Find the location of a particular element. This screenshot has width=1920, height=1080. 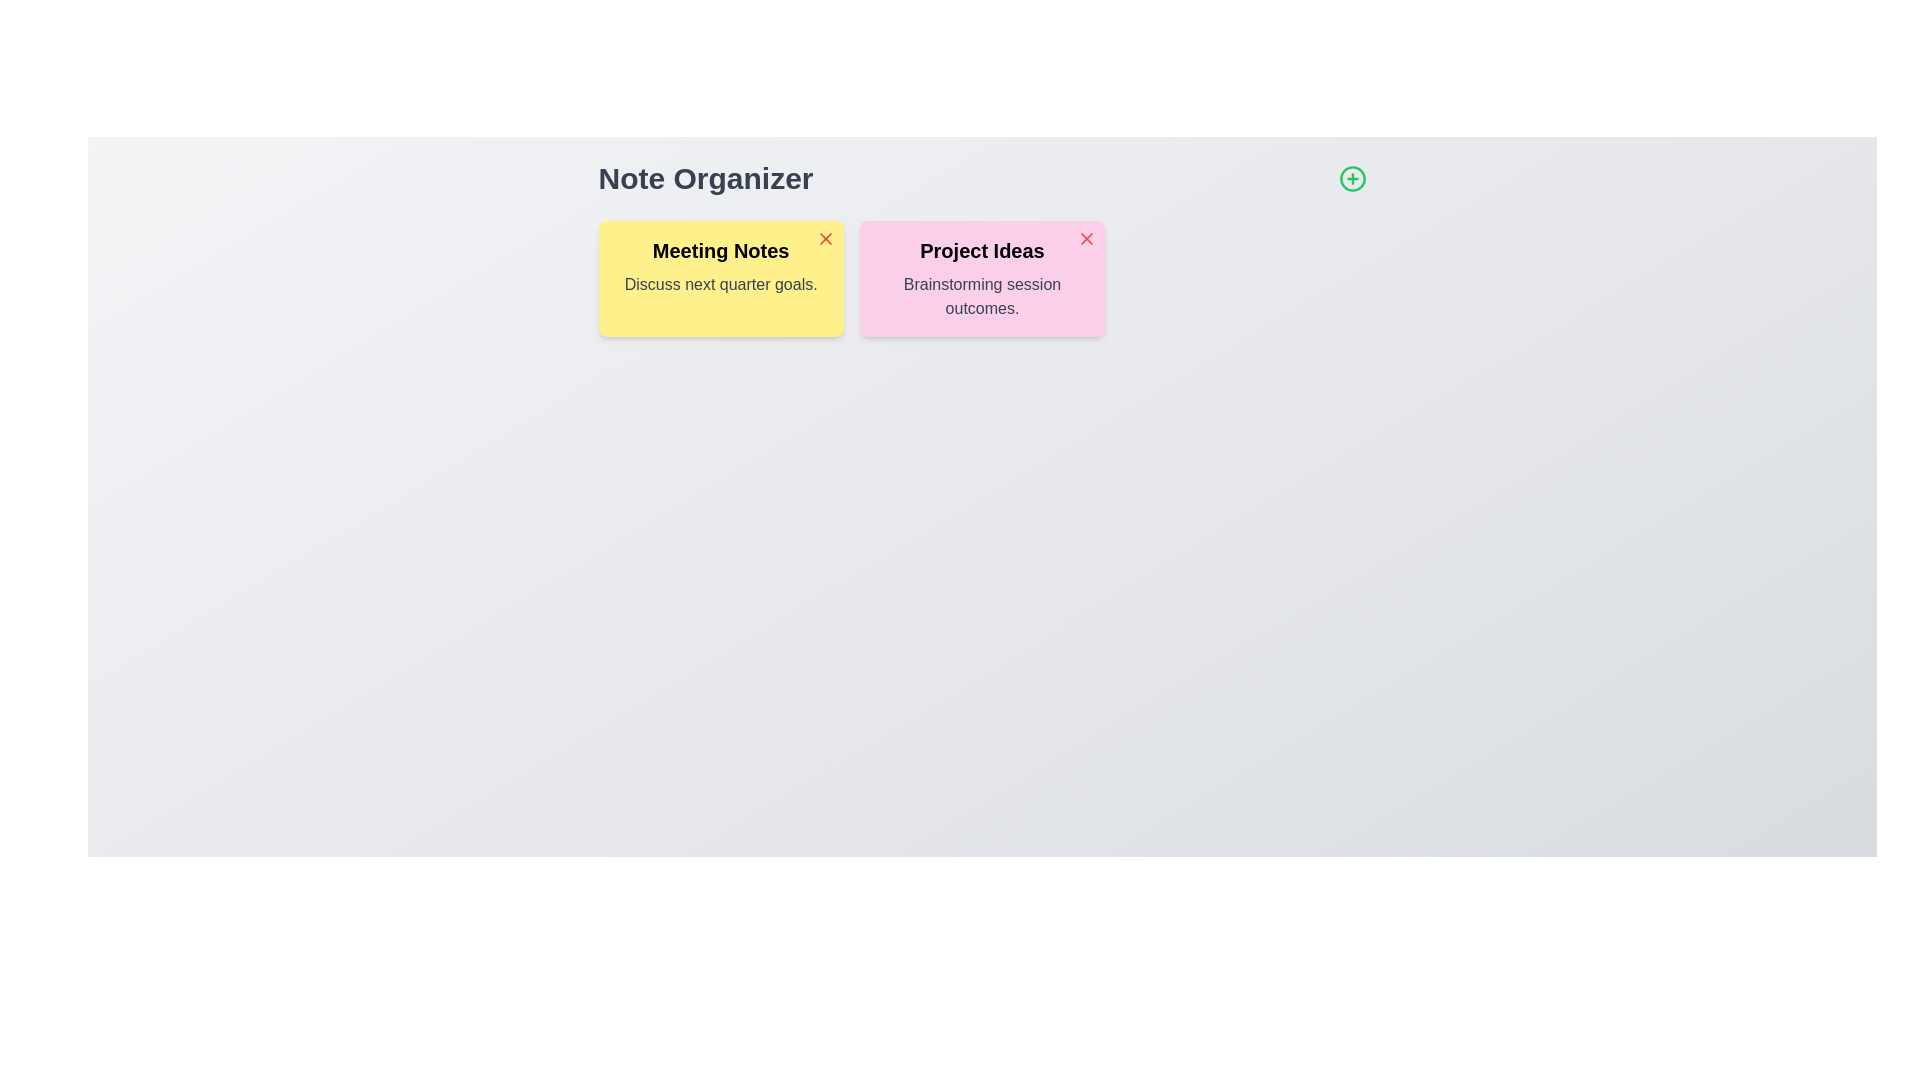

the Close/Delete button, which is a red cross-shaped icon located at the top-right corner of the 'Project Ideas' card is located at coordinates (1086, 238).